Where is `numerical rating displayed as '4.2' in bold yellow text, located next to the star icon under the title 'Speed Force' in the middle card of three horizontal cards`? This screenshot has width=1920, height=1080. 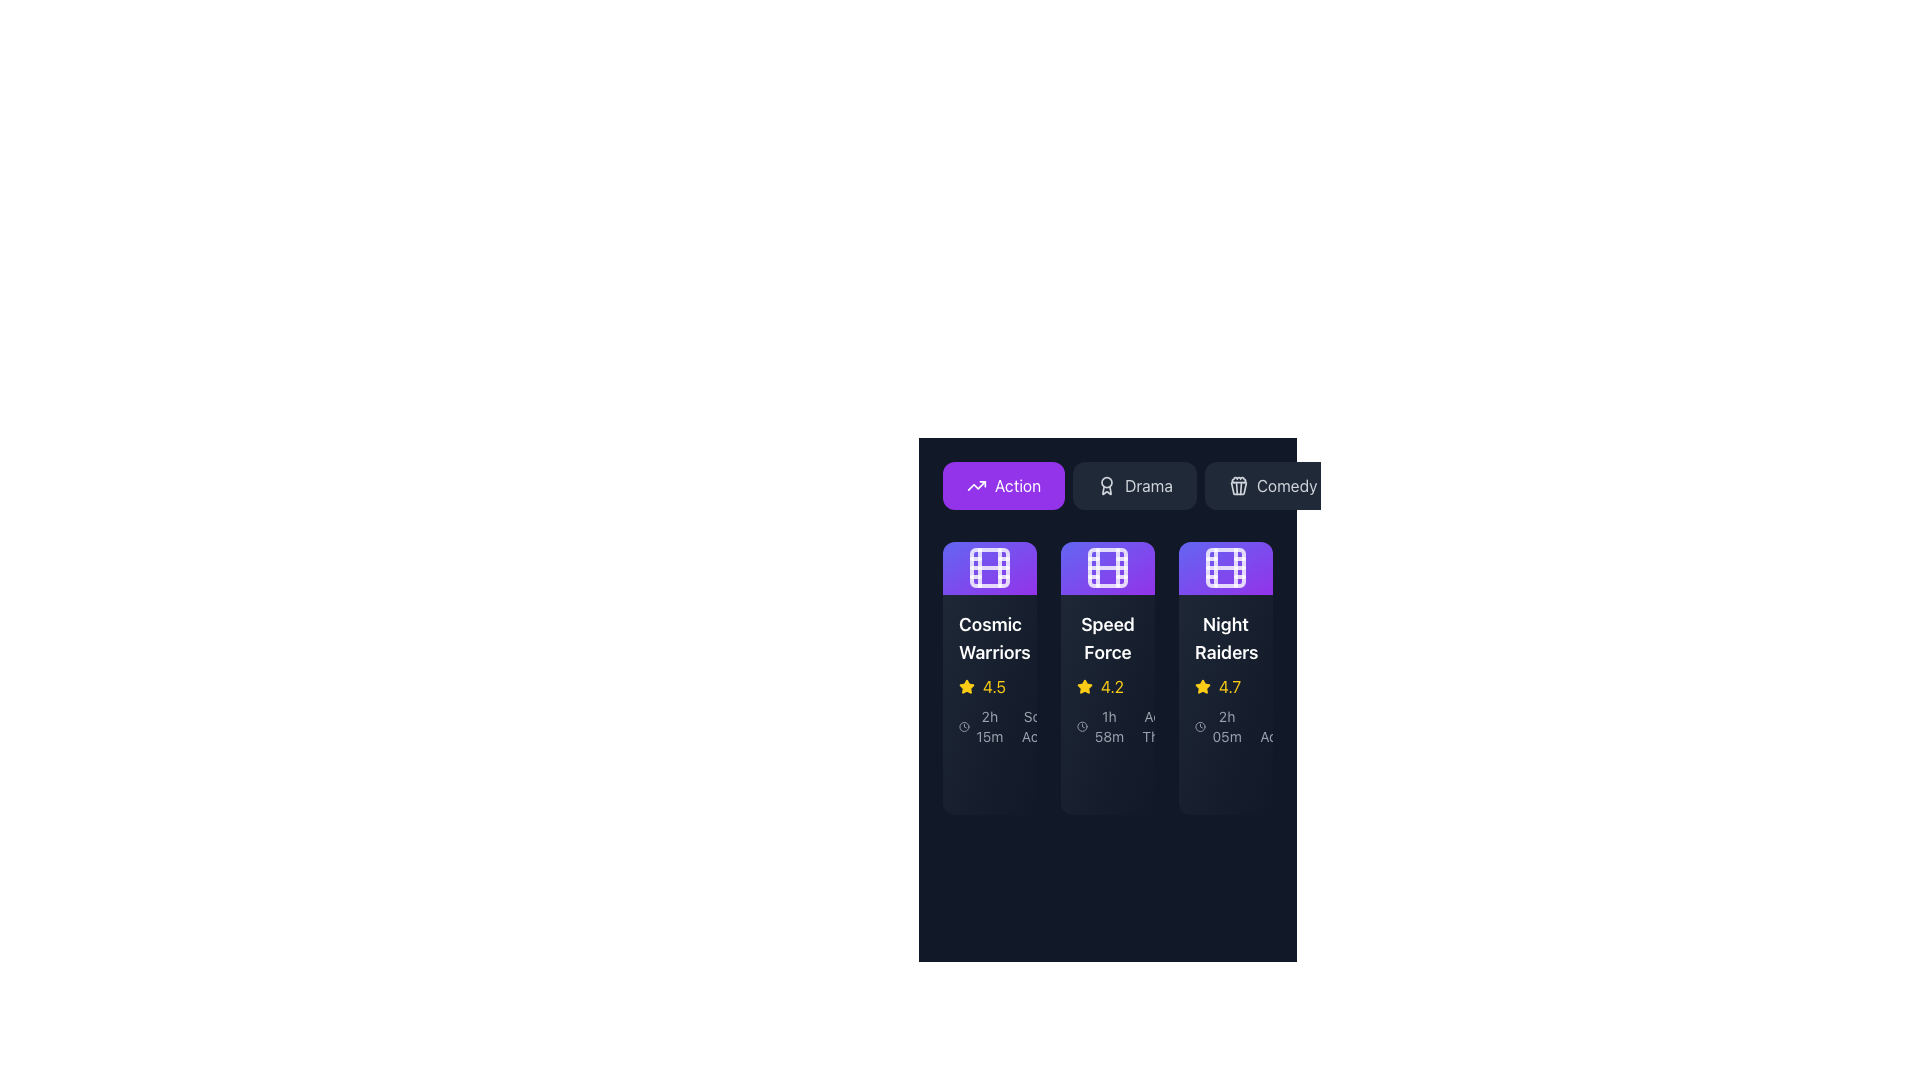 numerical rating displayed as '4.2' in bold yellow text, located next to the star icon under the title 'Speed Force' in the middle card of three horizontal cards is located at coordinates (1111, 685).